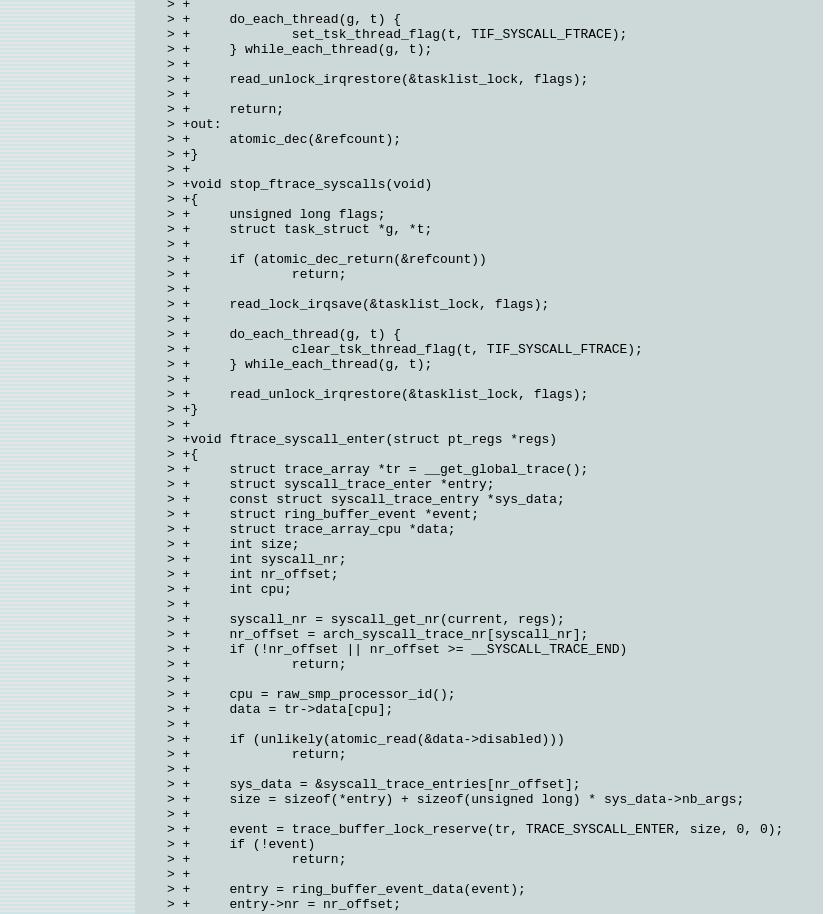  Describe the element at coordinates (403, 348) in the screenshot. I see `'> +		clear_tsk_thread_flag(t, TIF_SYSCALL_FTRACE);'` at that location.